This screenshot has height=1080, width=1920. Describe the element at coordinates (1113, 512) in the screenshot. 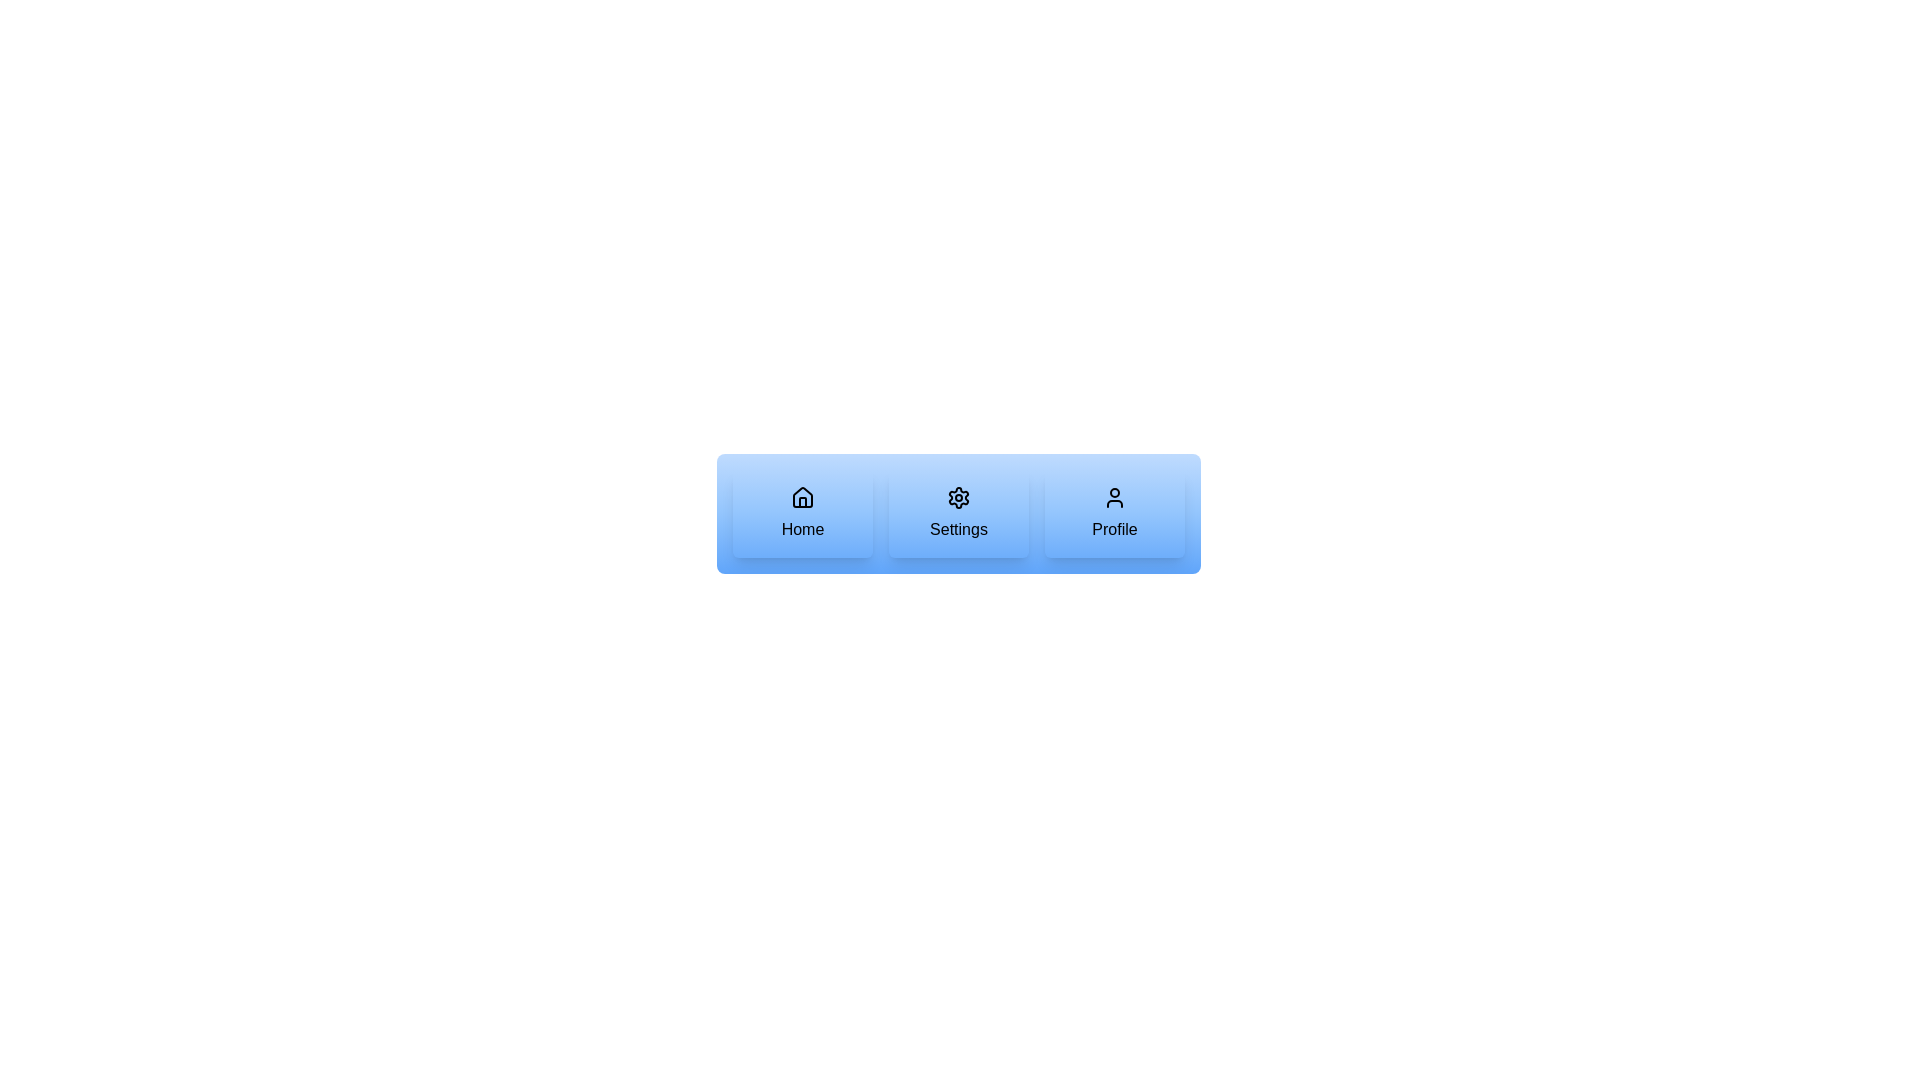

I see `the Profile button using the keyboard` at that location.